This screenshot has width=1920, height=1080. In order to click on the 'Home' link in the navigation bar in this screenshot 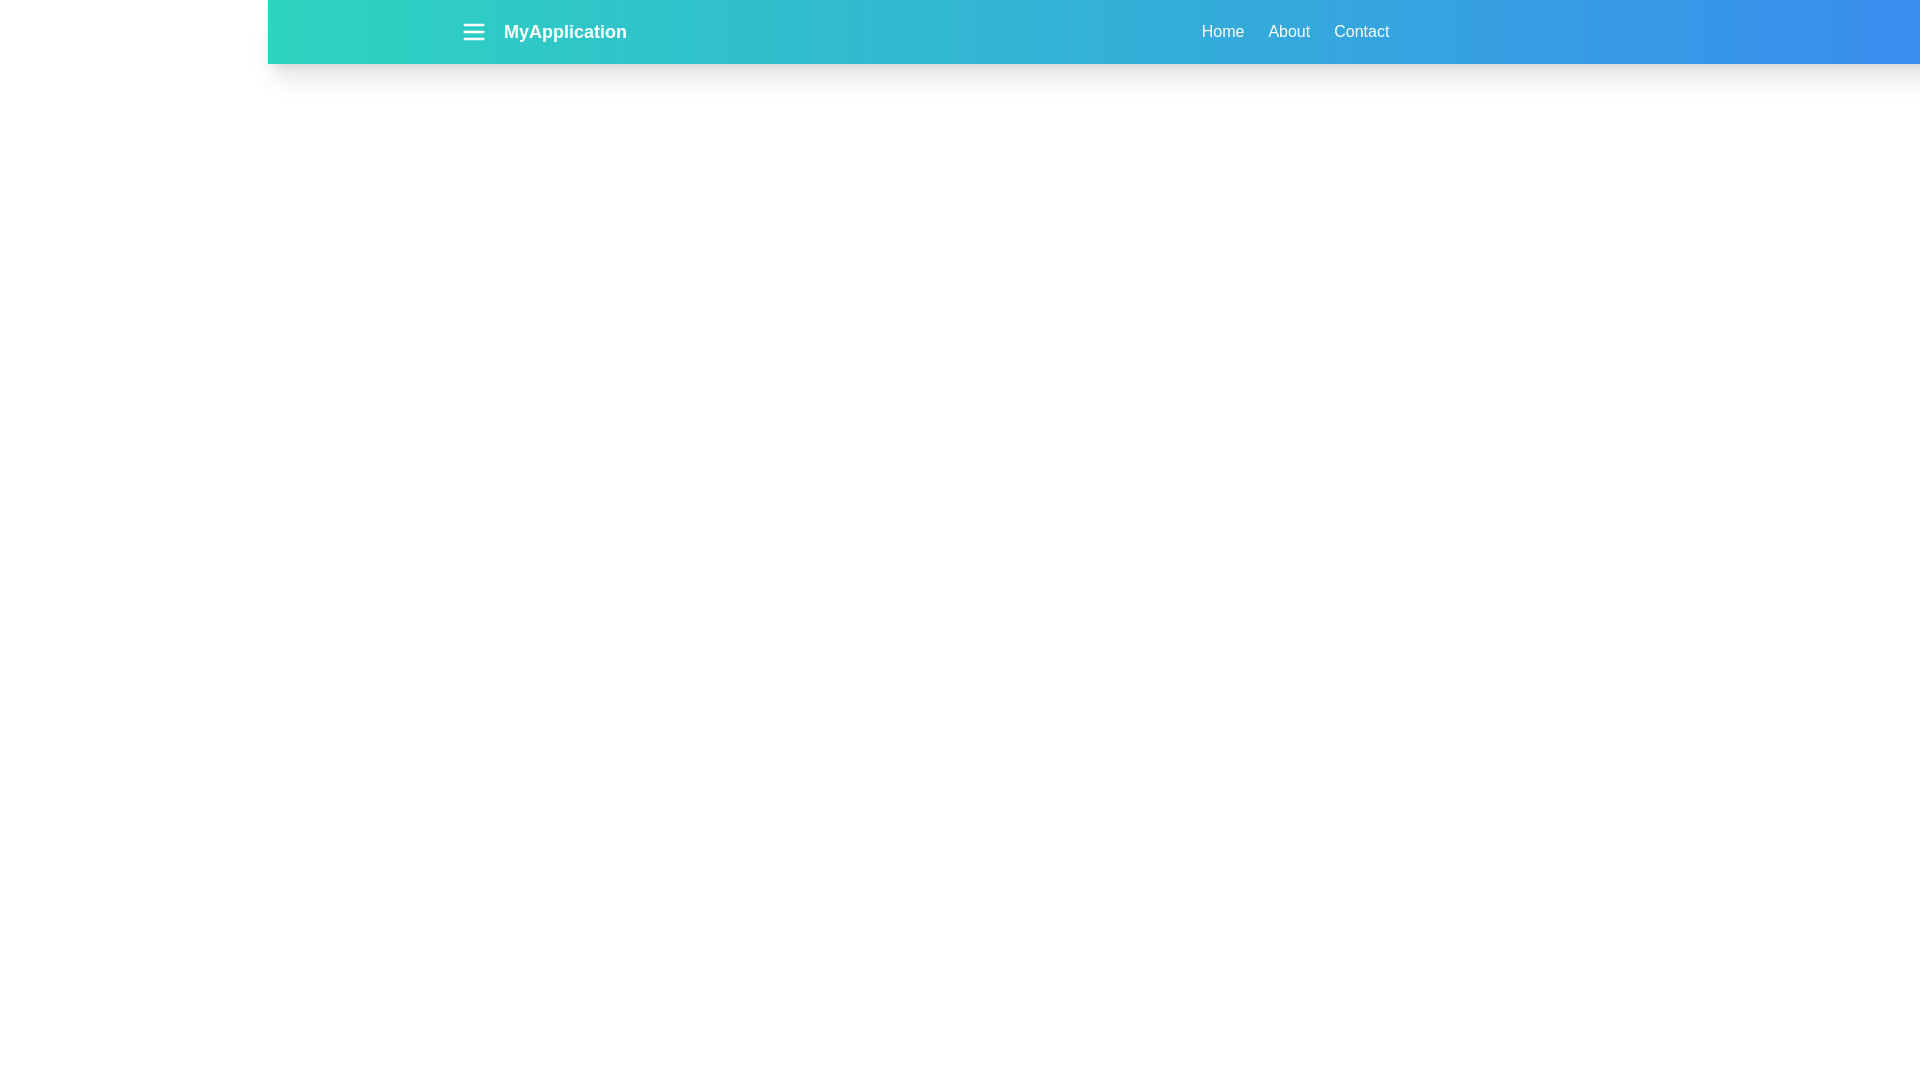, I will do `click(1222, 31)`.